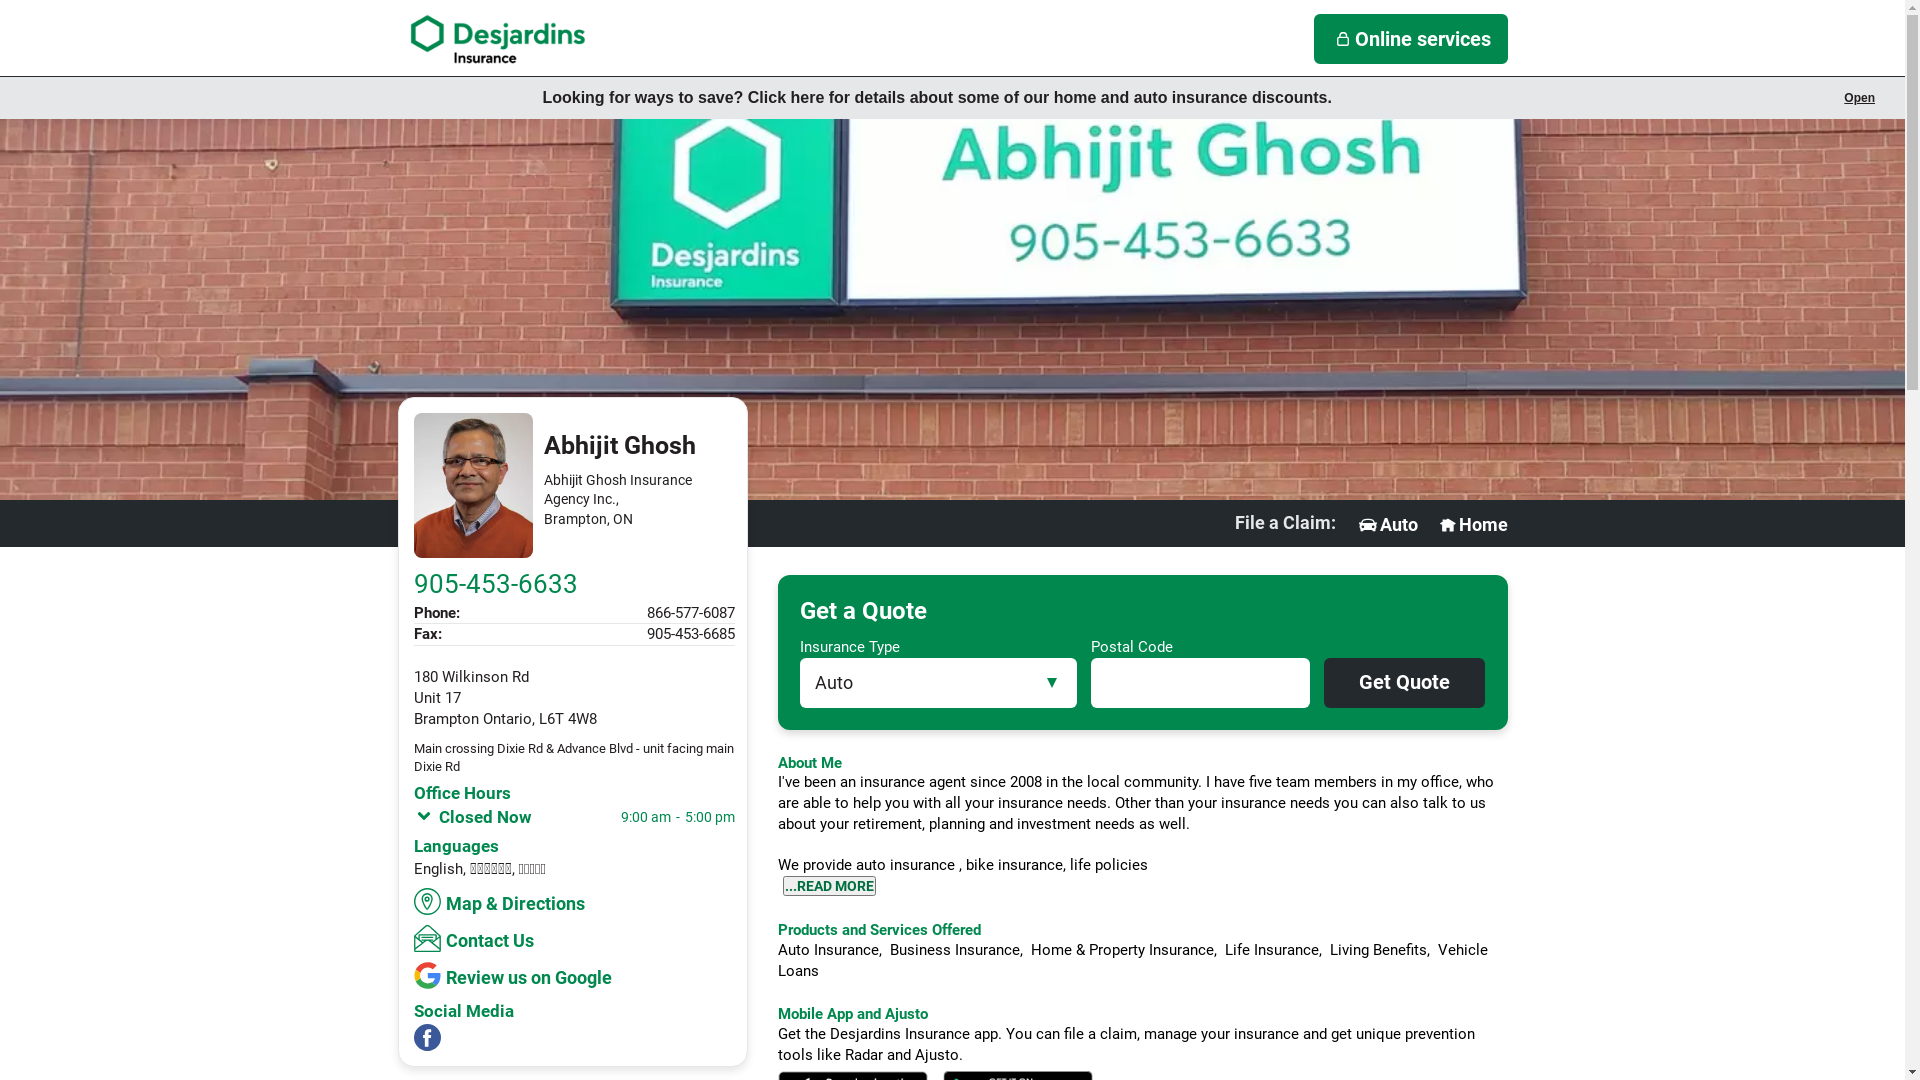 The image size is (1920, 1080). Describe the element at coordinates (498, 38) in the screenshot. I see `'Navigate to Desjardins Insurance'` at that location.